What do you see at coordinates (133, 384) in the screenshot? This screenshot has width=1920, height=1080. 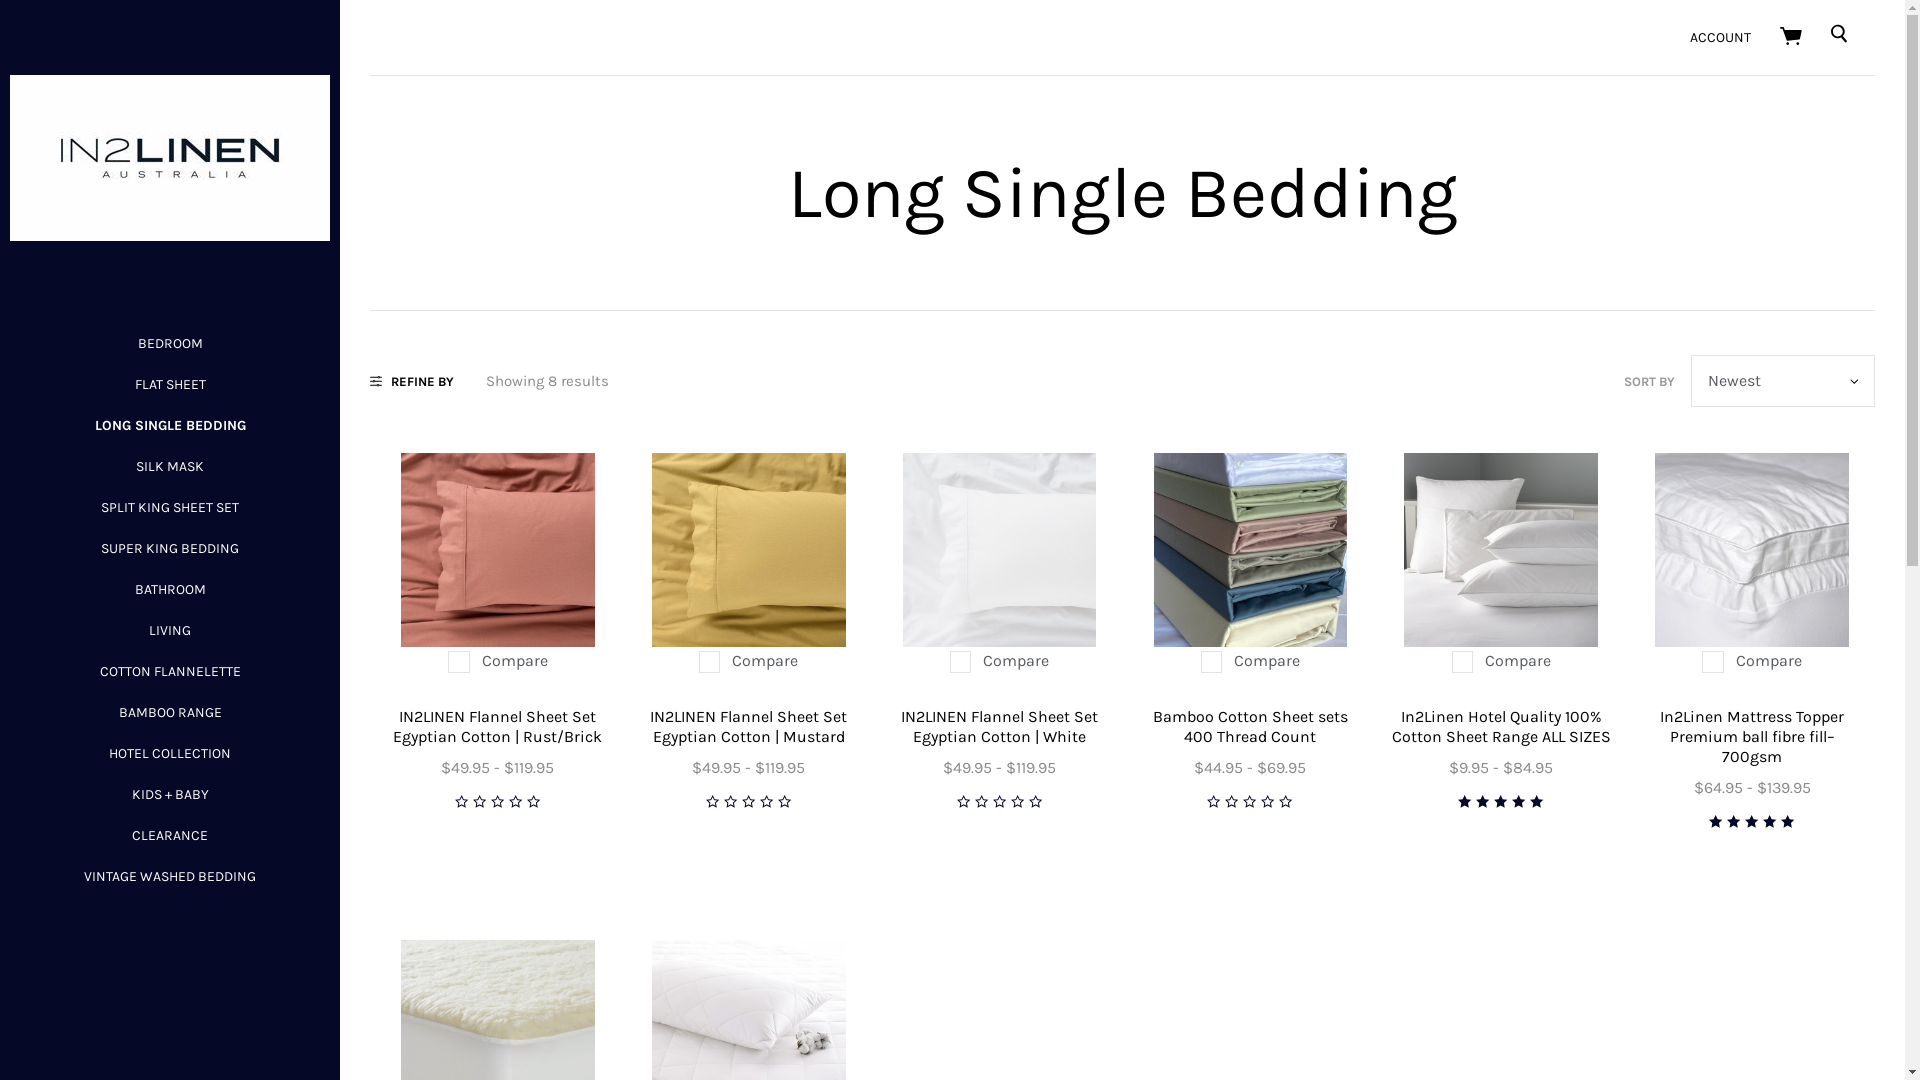 I see `'FLAT SHEET'` at bounding box center [133, 384].